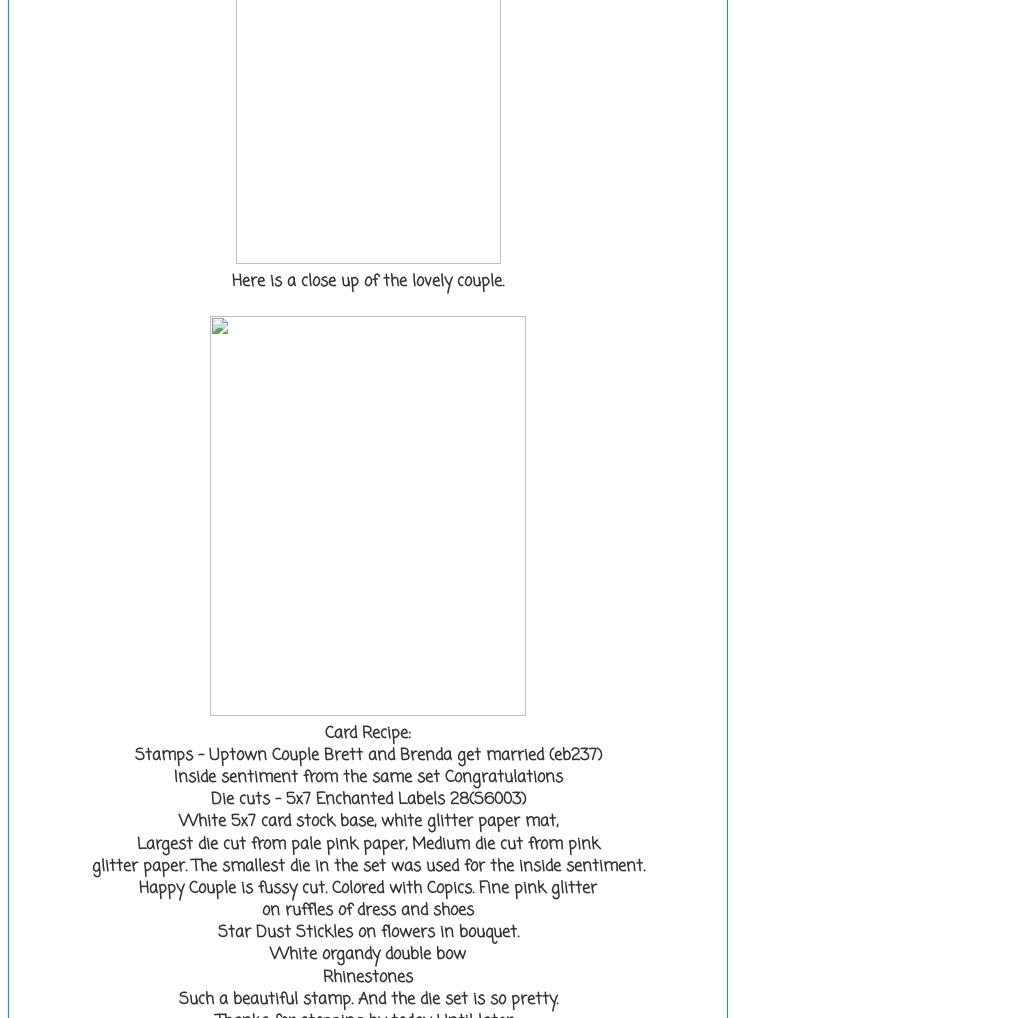 The width and height of the screenshot is (1028, 1018). I want to click on 'Inside sentiment from the same set Congratulations', so click(366, 777).